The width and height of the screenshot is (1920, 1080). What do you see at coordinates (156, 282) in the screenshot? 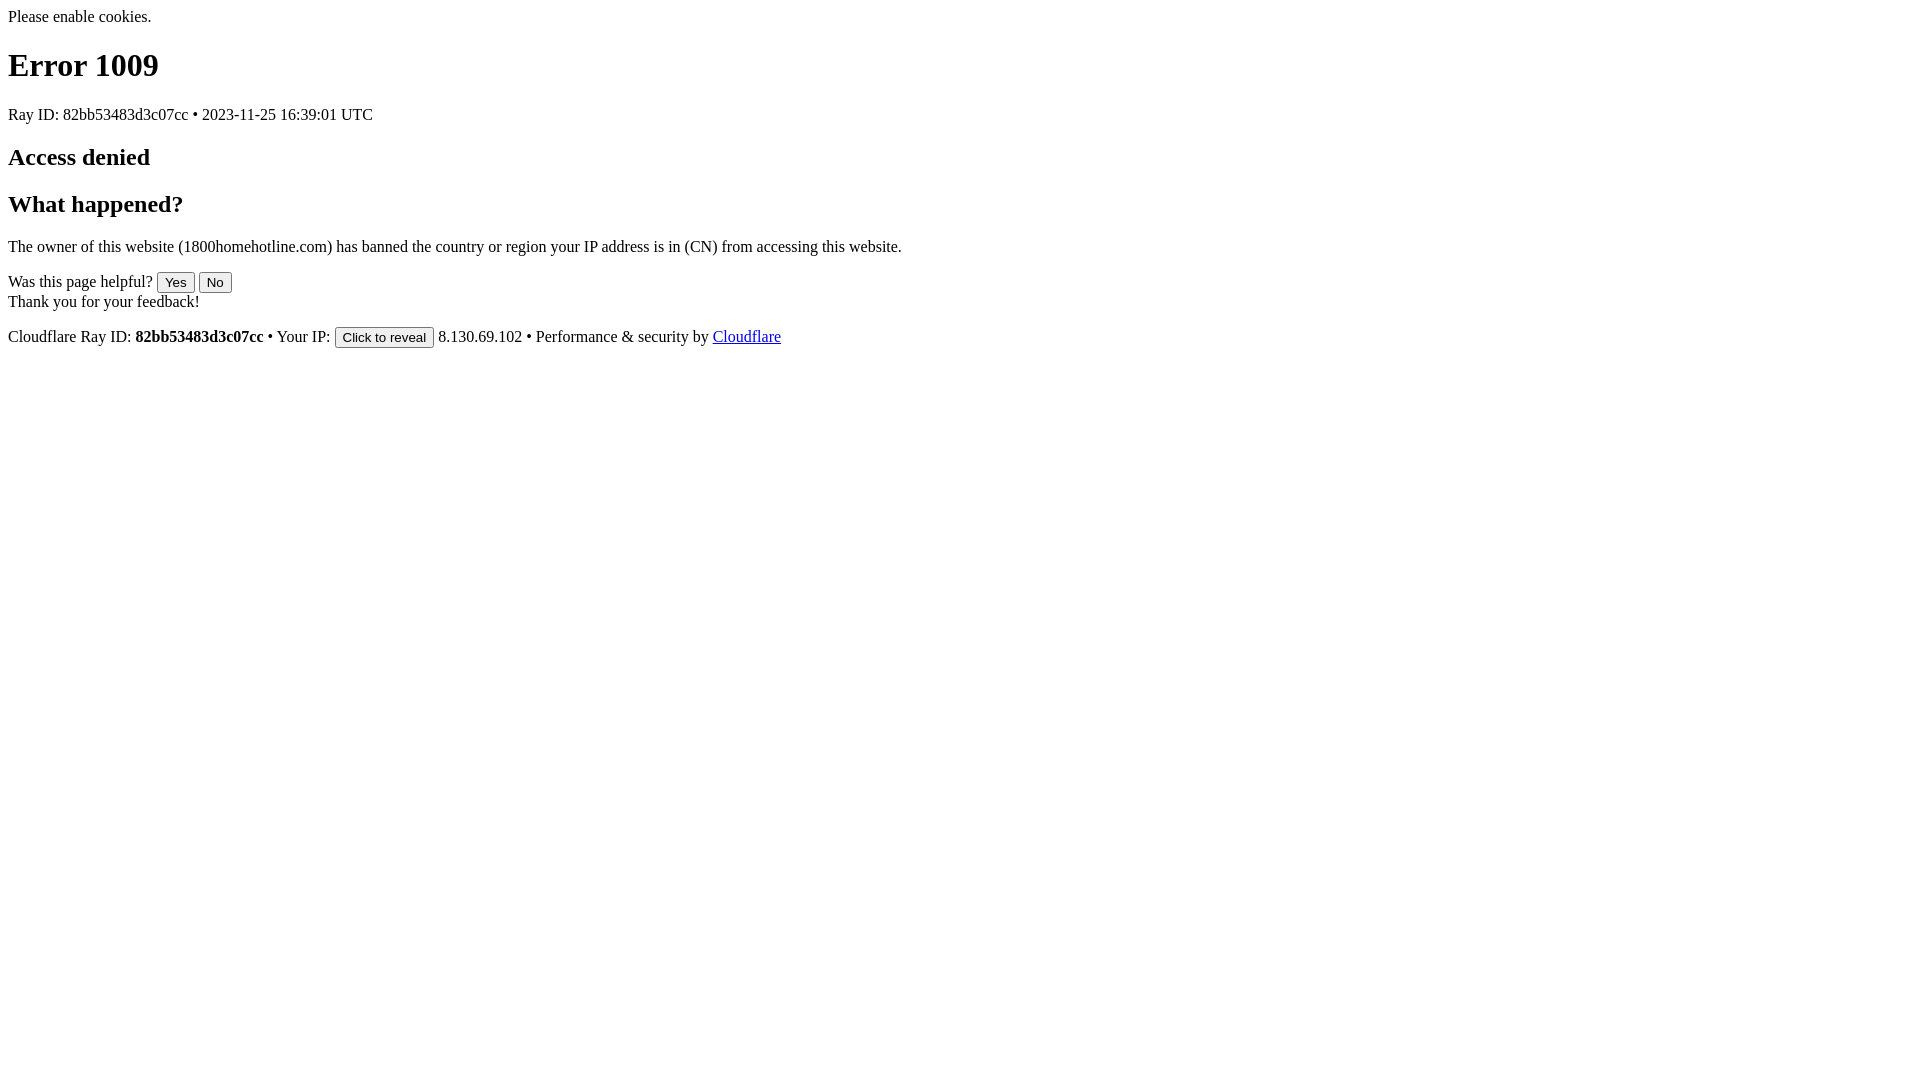
I see `'Yes'` at bounding box center [156, 282].